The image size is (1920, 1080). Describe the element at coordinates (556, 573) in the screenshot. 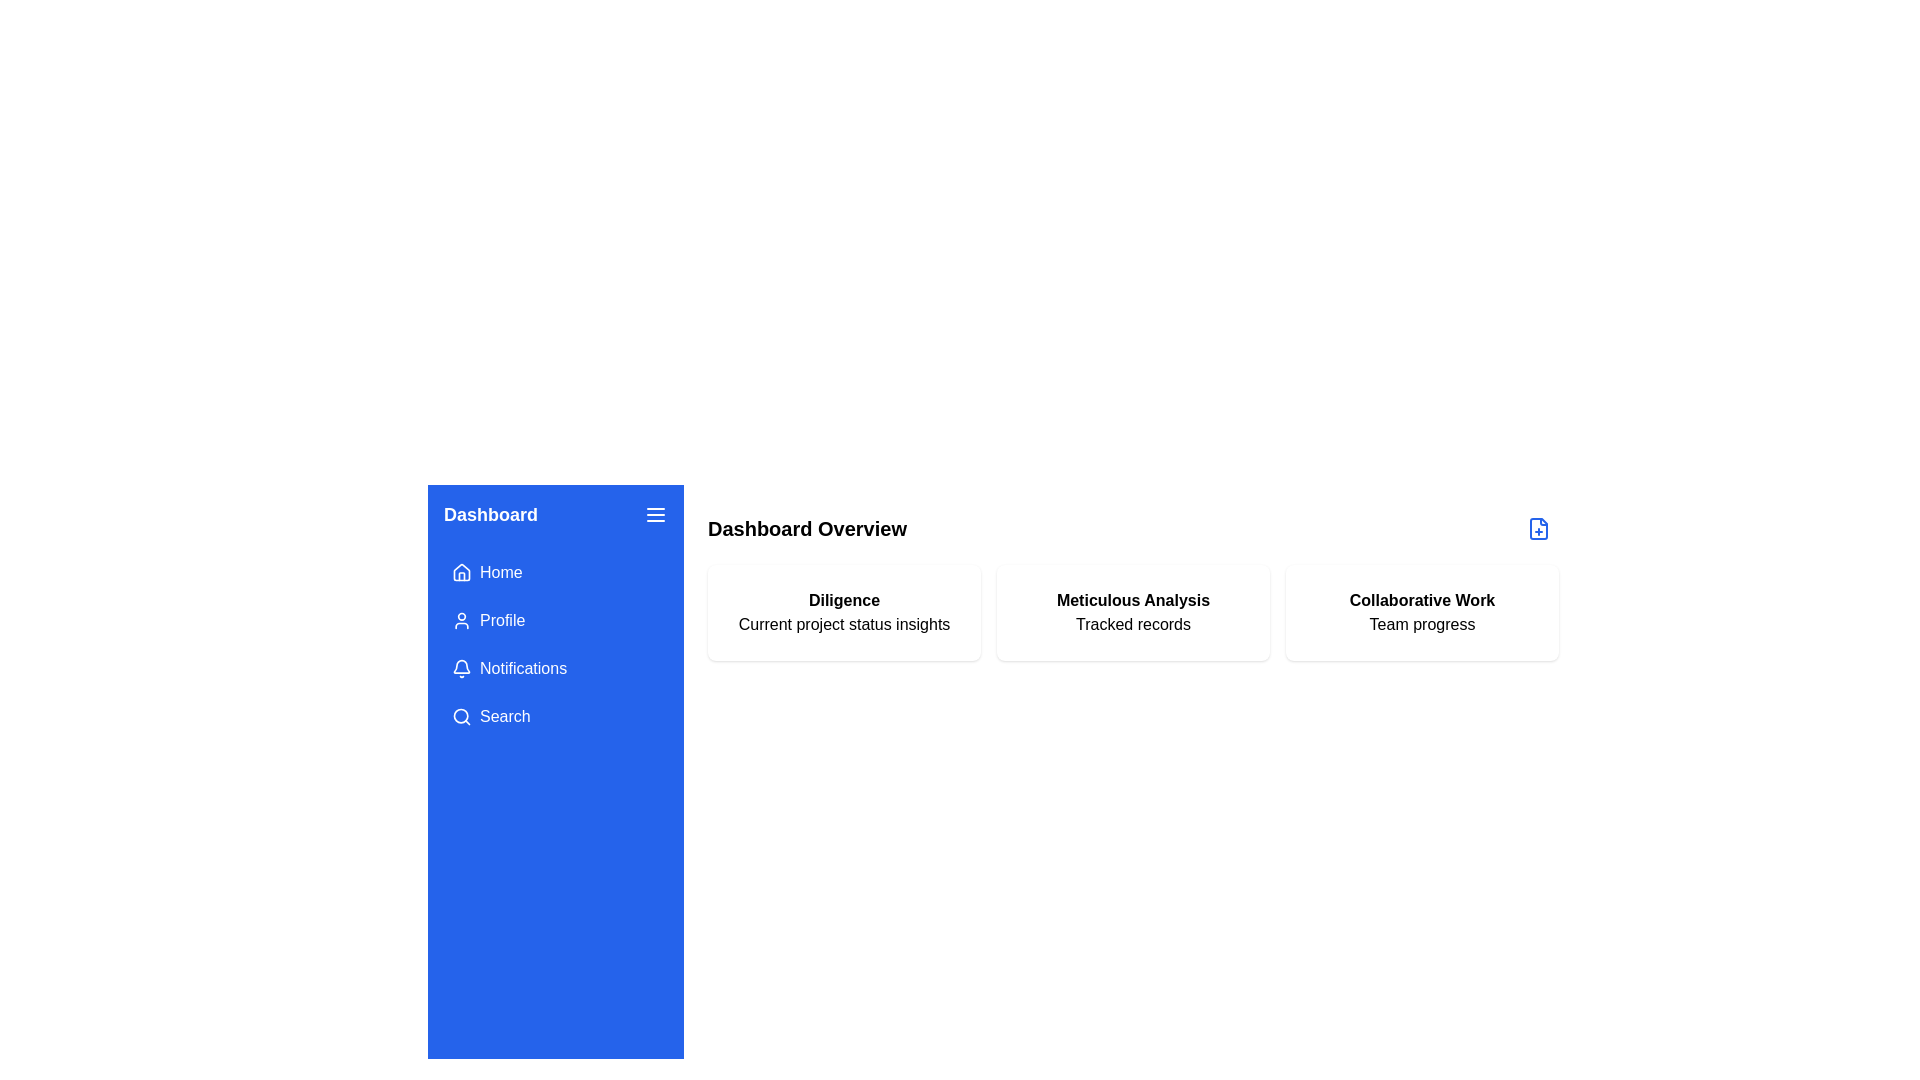

I see `the first button in the vertically-stacked menu list located on the left sidebar, positioned above the 'Profile' button` at that location.